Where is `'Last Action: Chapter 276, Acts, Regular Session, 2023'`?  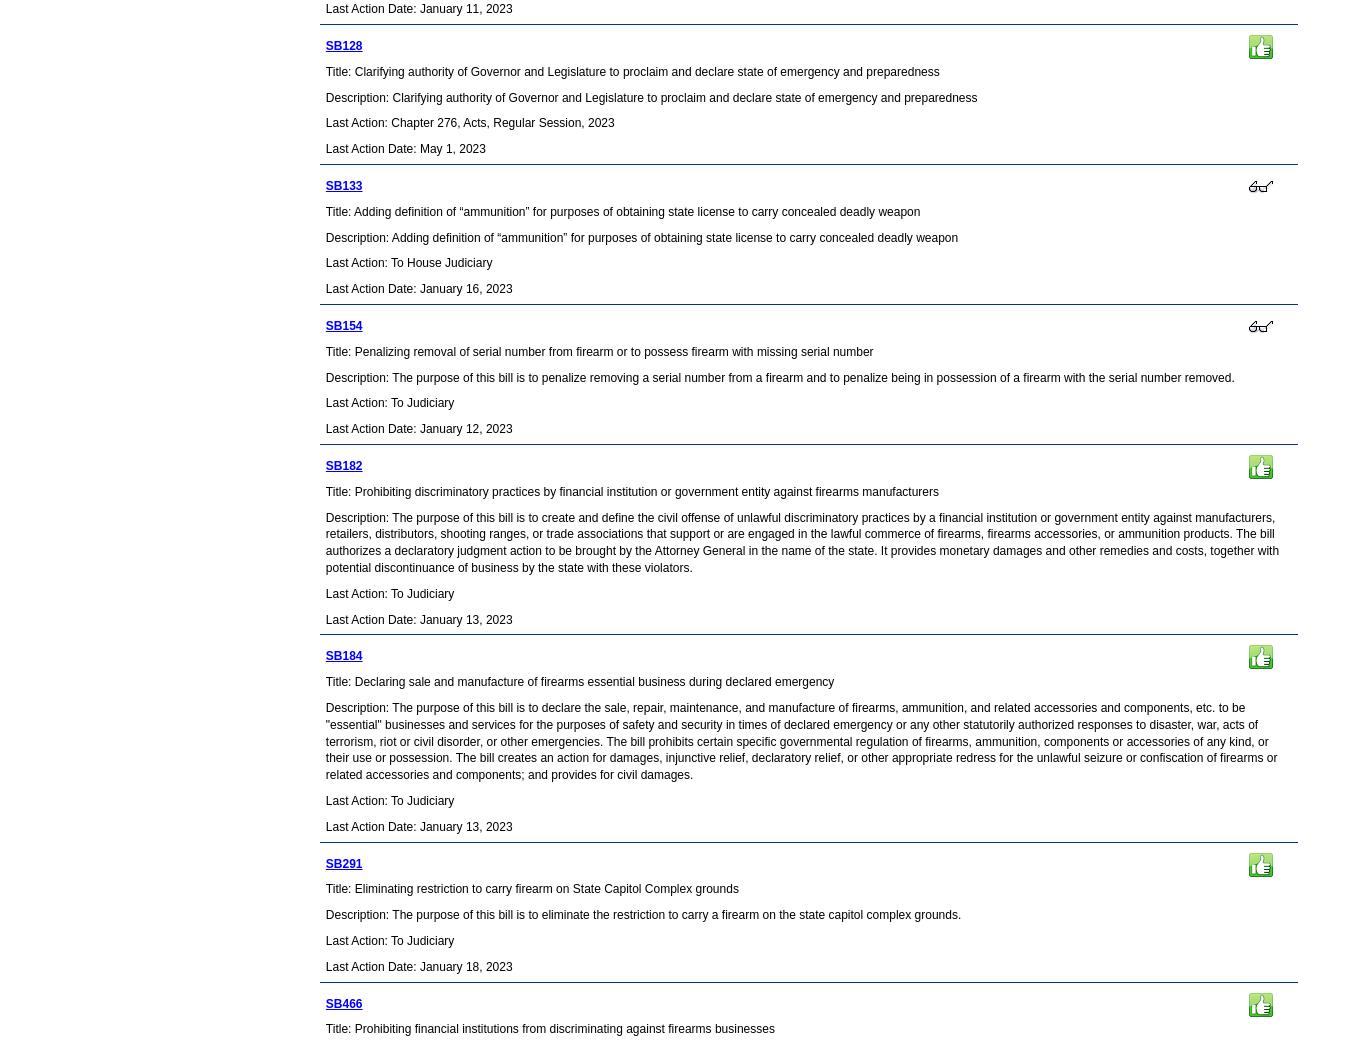 'Last Action: Chapter 276, Acts, Regular Session, 2023' is located at coordinates (469, 122).